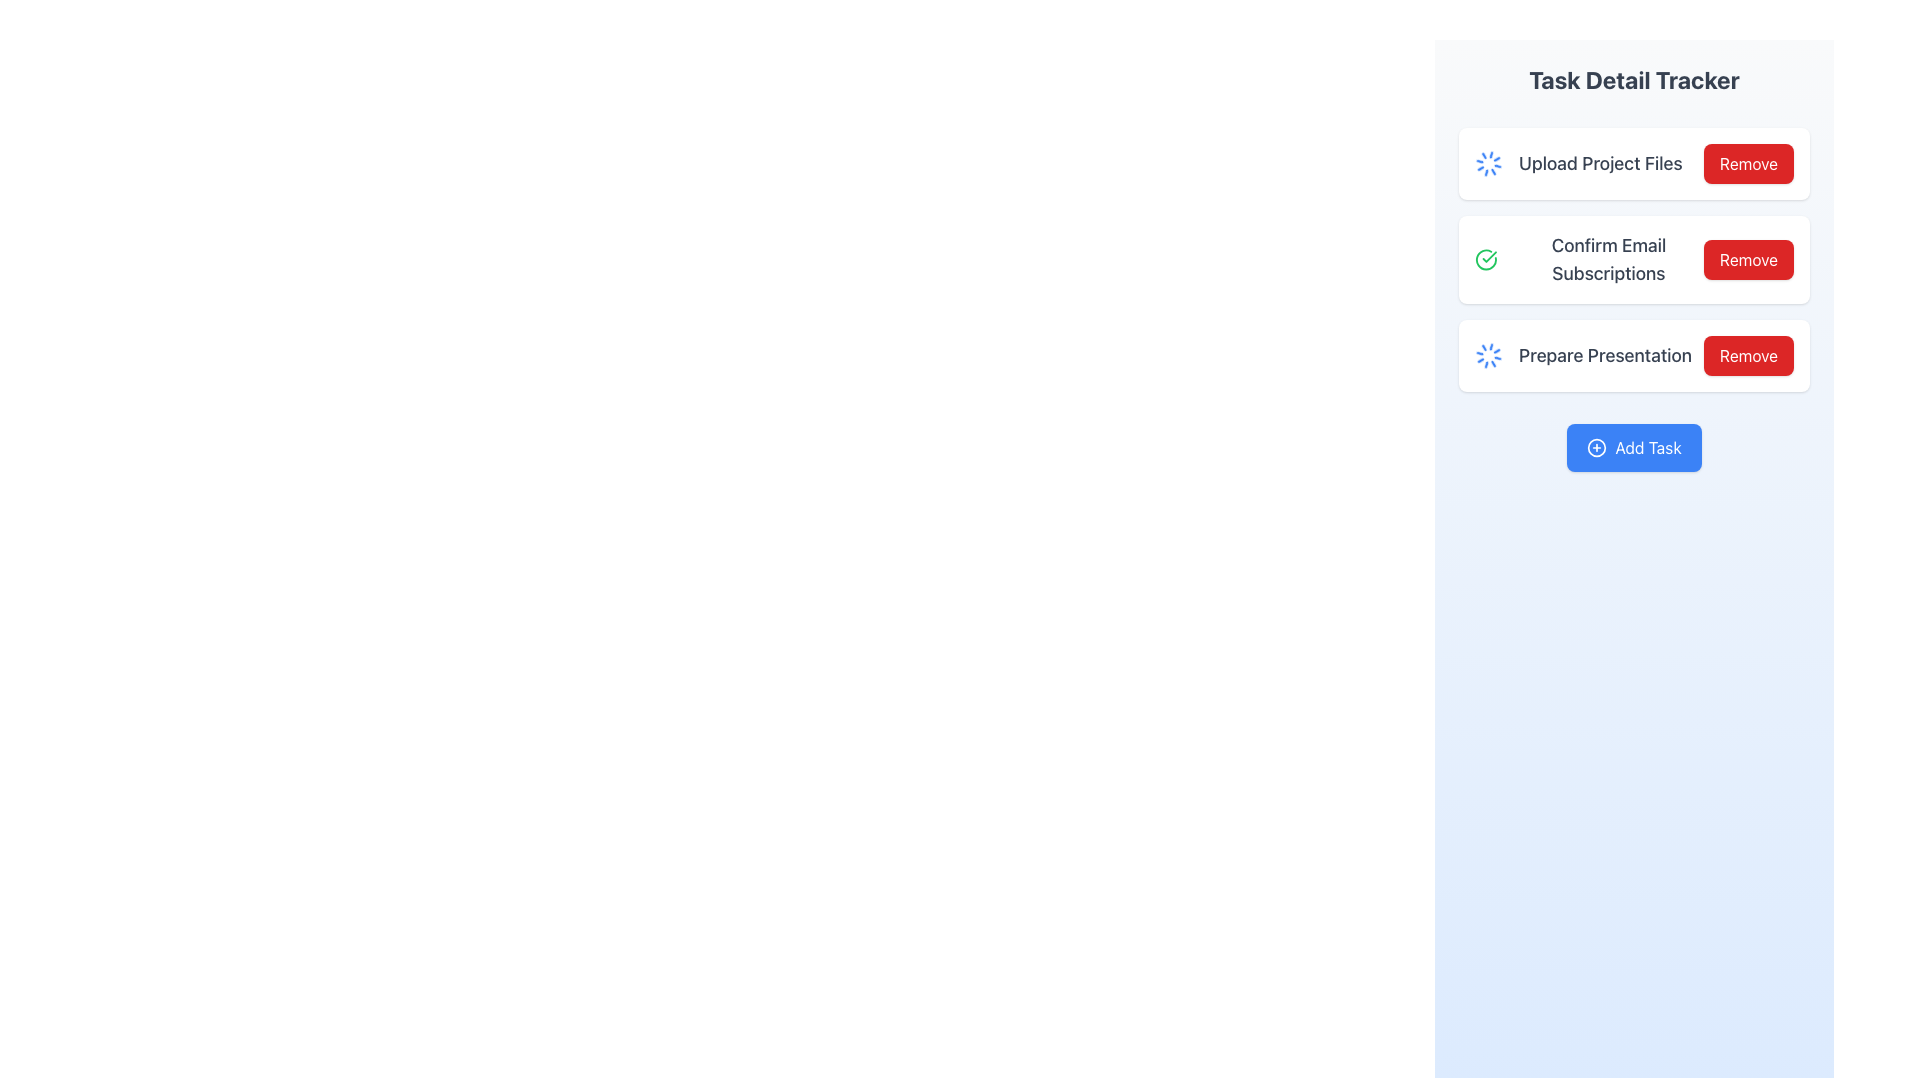 The height and width of the screenshot is (1080, 1920). Describe the element at coordinates (1747, 354) in the screenshot. I see `the 'Remove' button with a bold red background located within the 'Prepare Presentation' list item, which is the third task in the list` at that location.